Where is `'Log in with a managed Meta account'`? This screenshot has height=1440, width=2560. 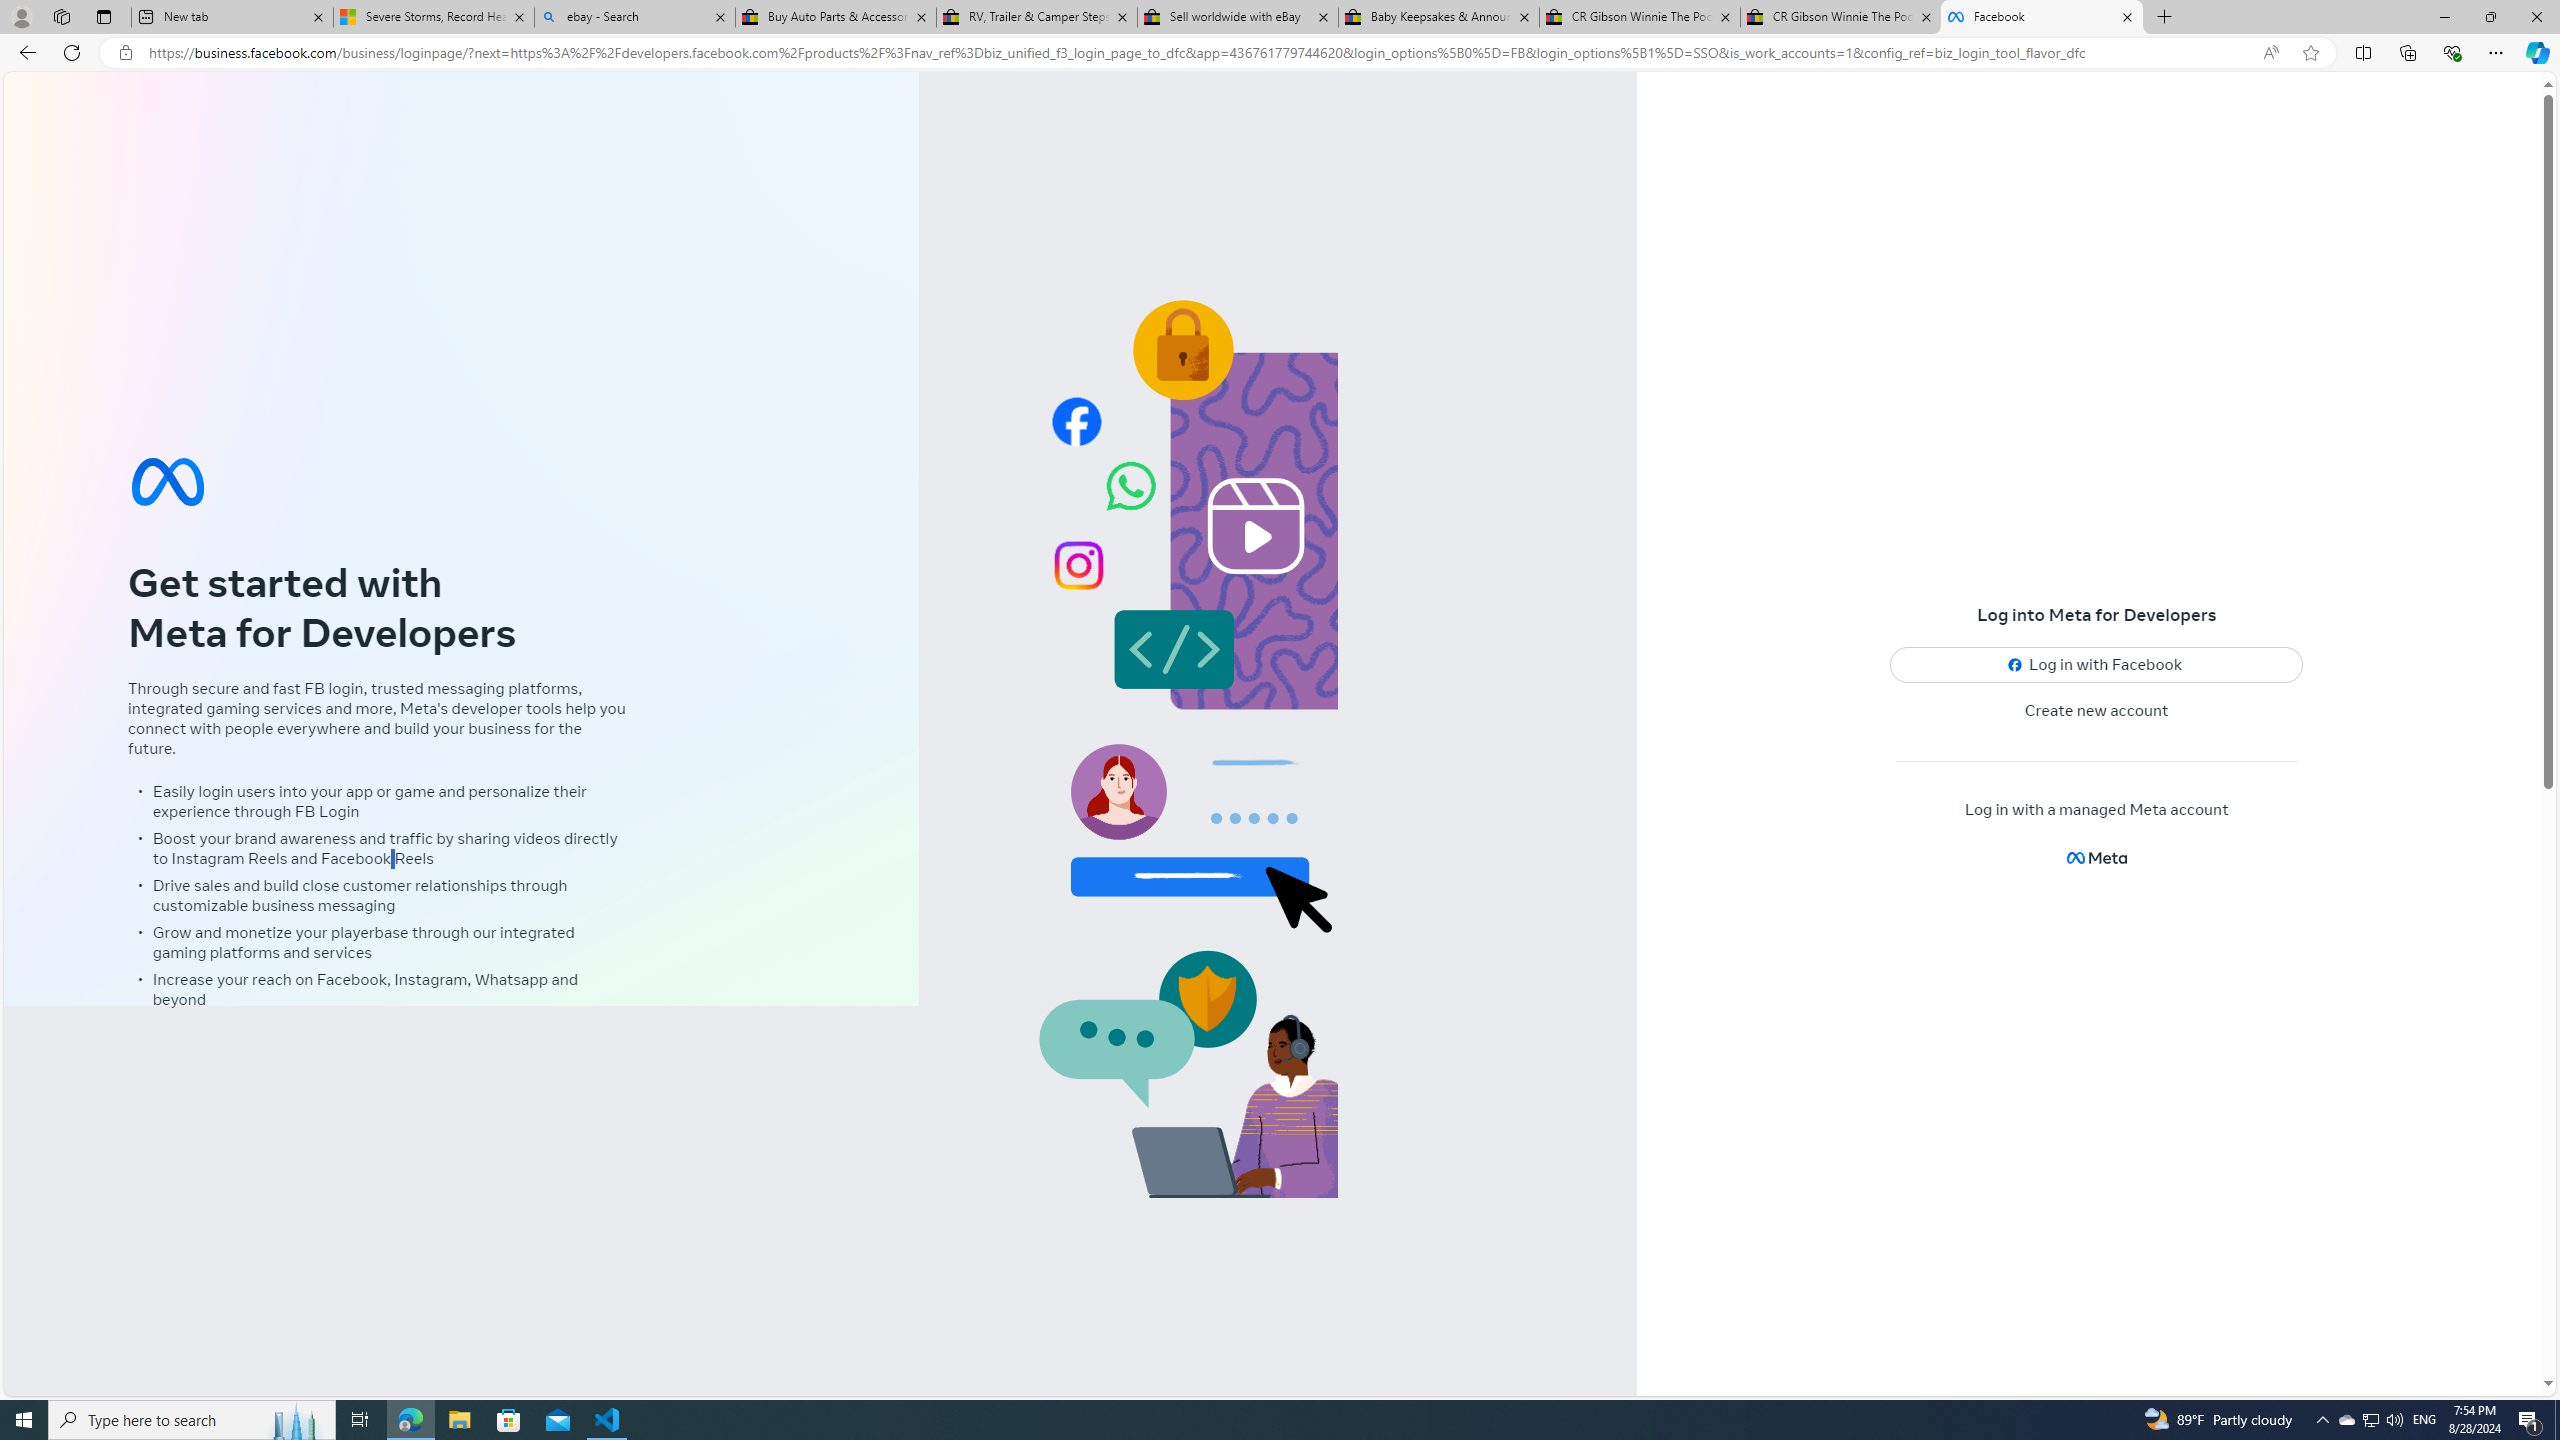 'Log in with a managed Meta account' is located at coordinates (2095, 809).